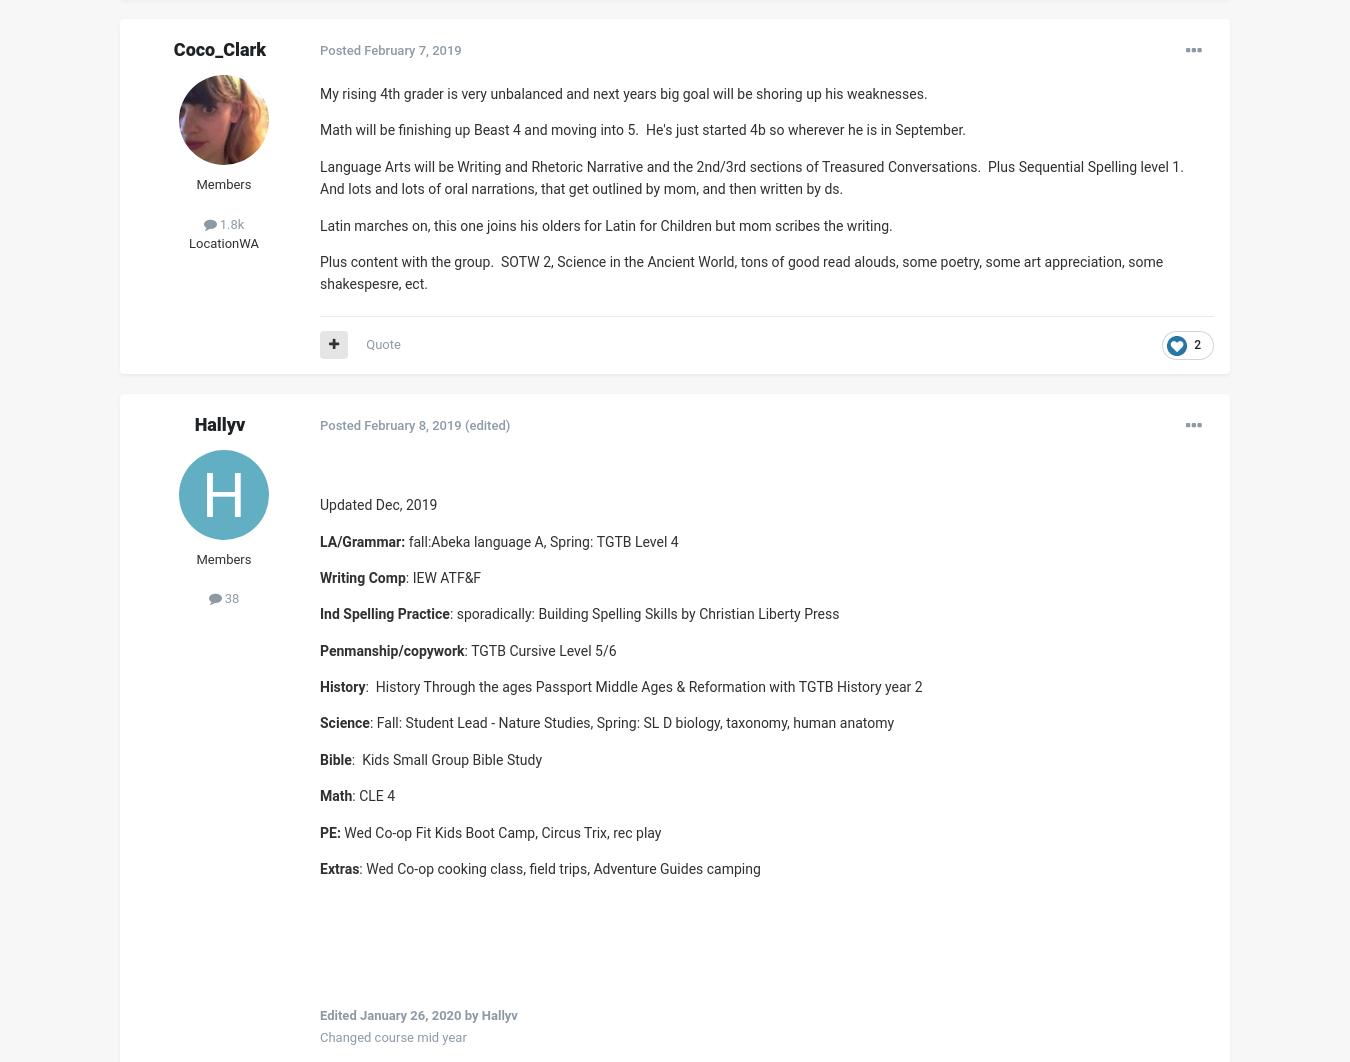 Image resolution: width=1350 pixels, height=1062 pixels. Describe the element at coordinates (351, 795) in the screenshot. I see `':'` at that location.